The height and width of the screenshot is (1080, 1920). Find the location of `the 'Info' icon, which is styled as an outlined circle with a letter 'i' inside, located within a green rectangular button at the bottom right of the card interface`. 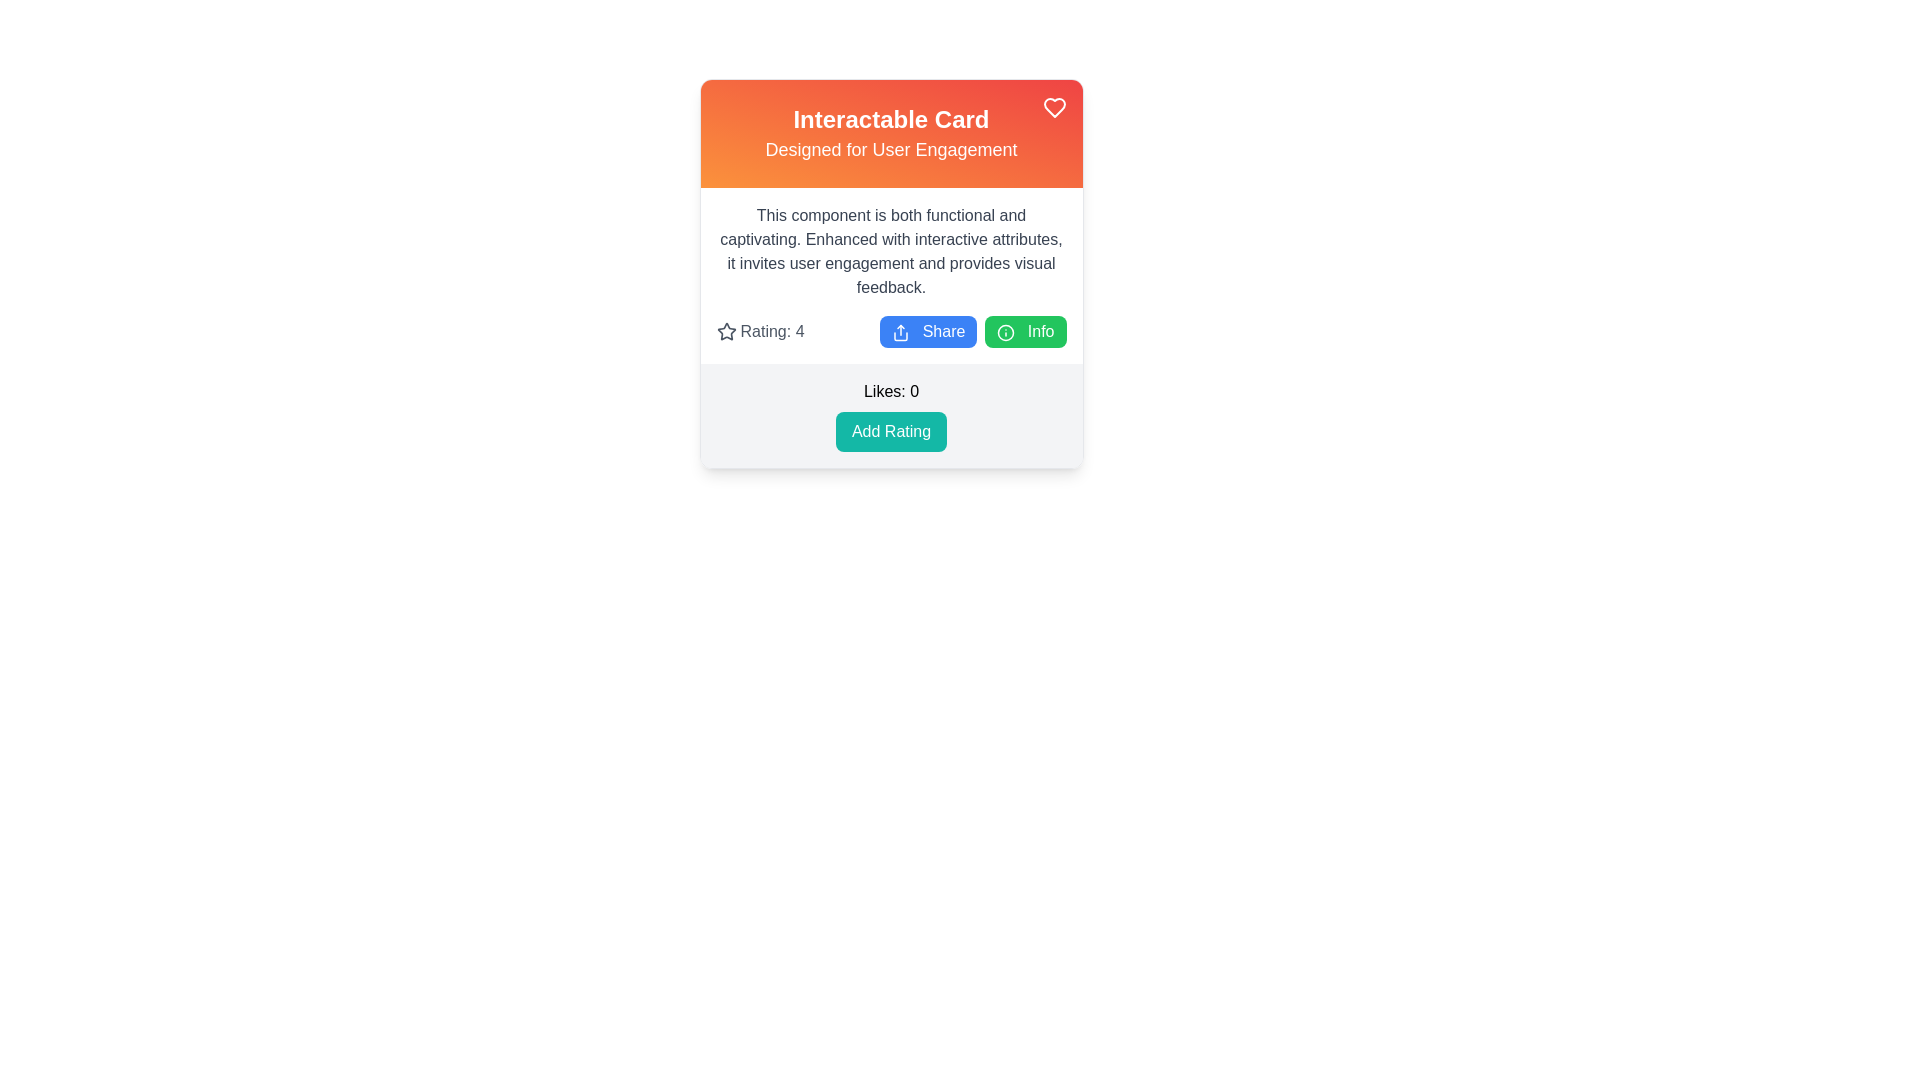

the 'Info' icon, which is styled as an outlined circle with a letter 'i' inside, located within a green rectangular button at the bottom right of the card interface is located at coordinates (1006, 331).